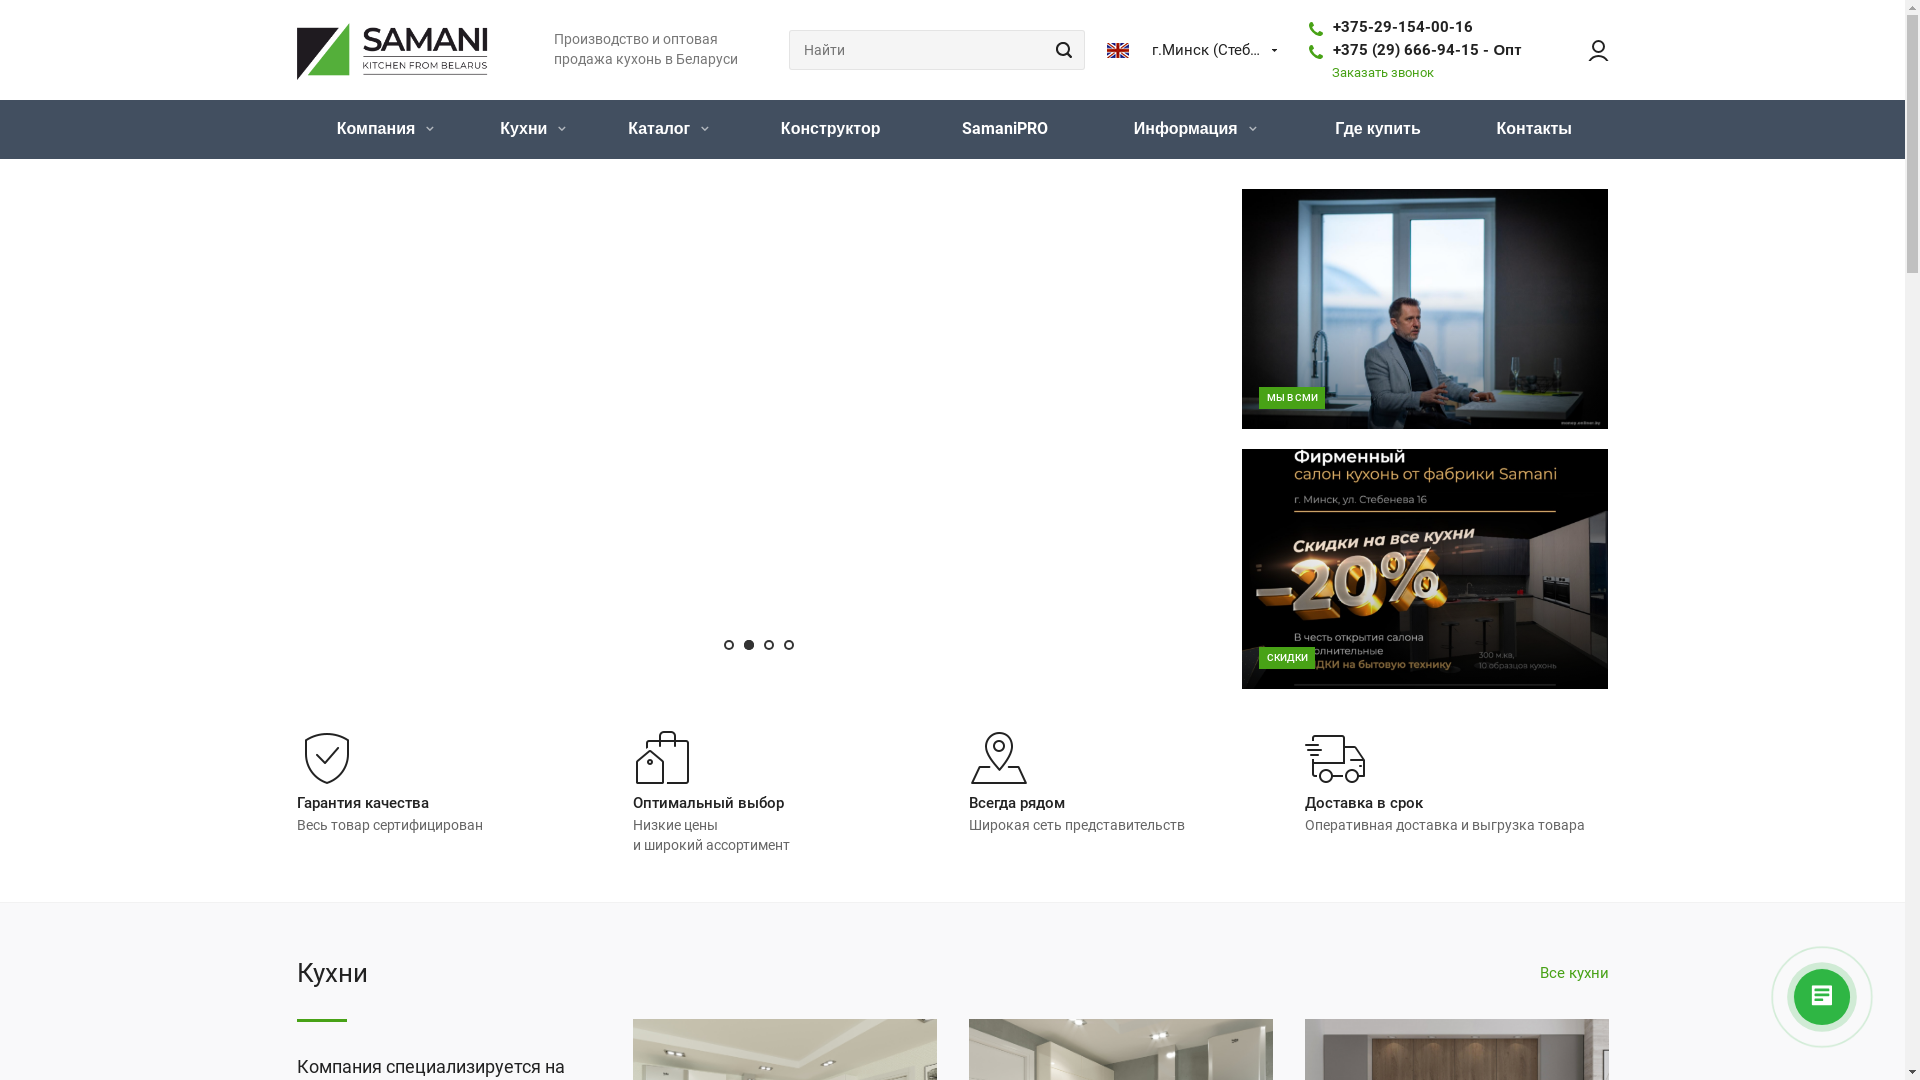 The height and width of the screenshot is (1080, 1920). I want to click on '2', so click(743, 644).